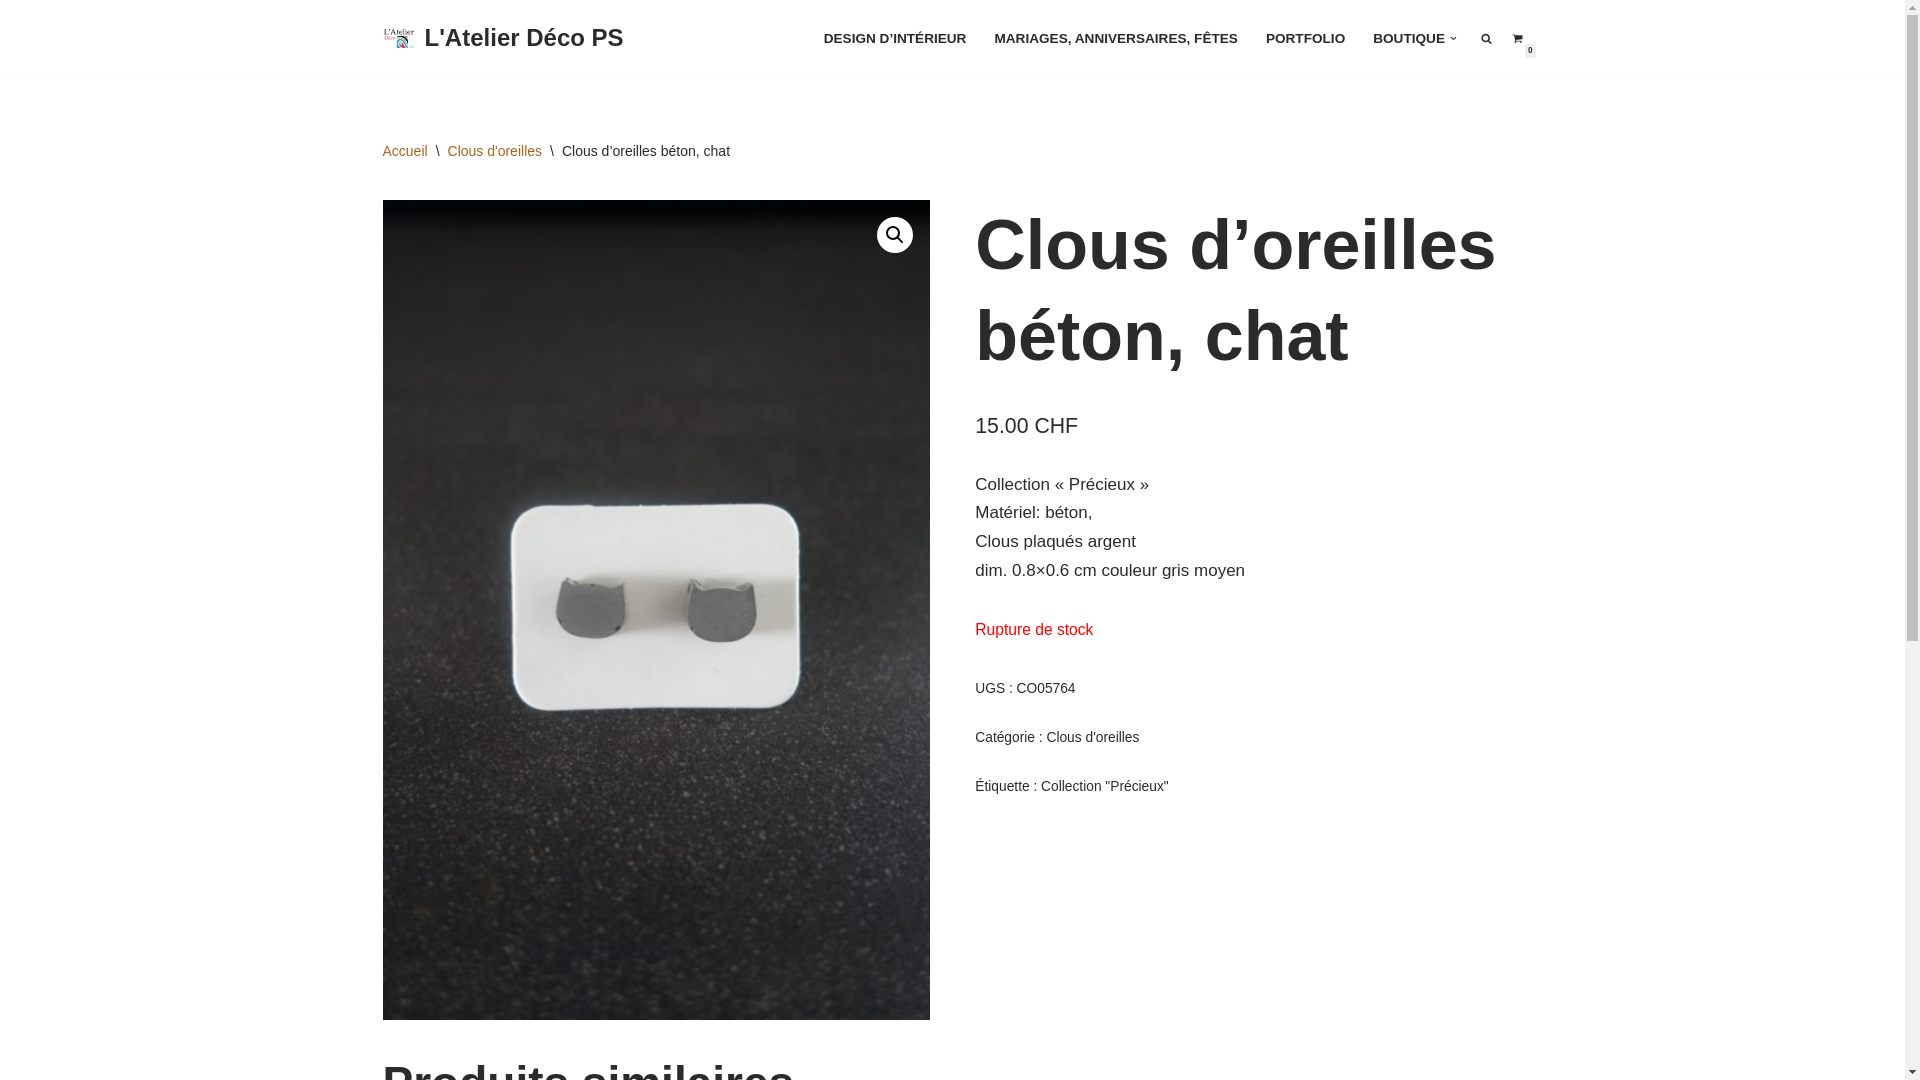 This screenshot has height=1080, width=1920. I want to click on 'PORTFOLIO', so click(1305, 38).